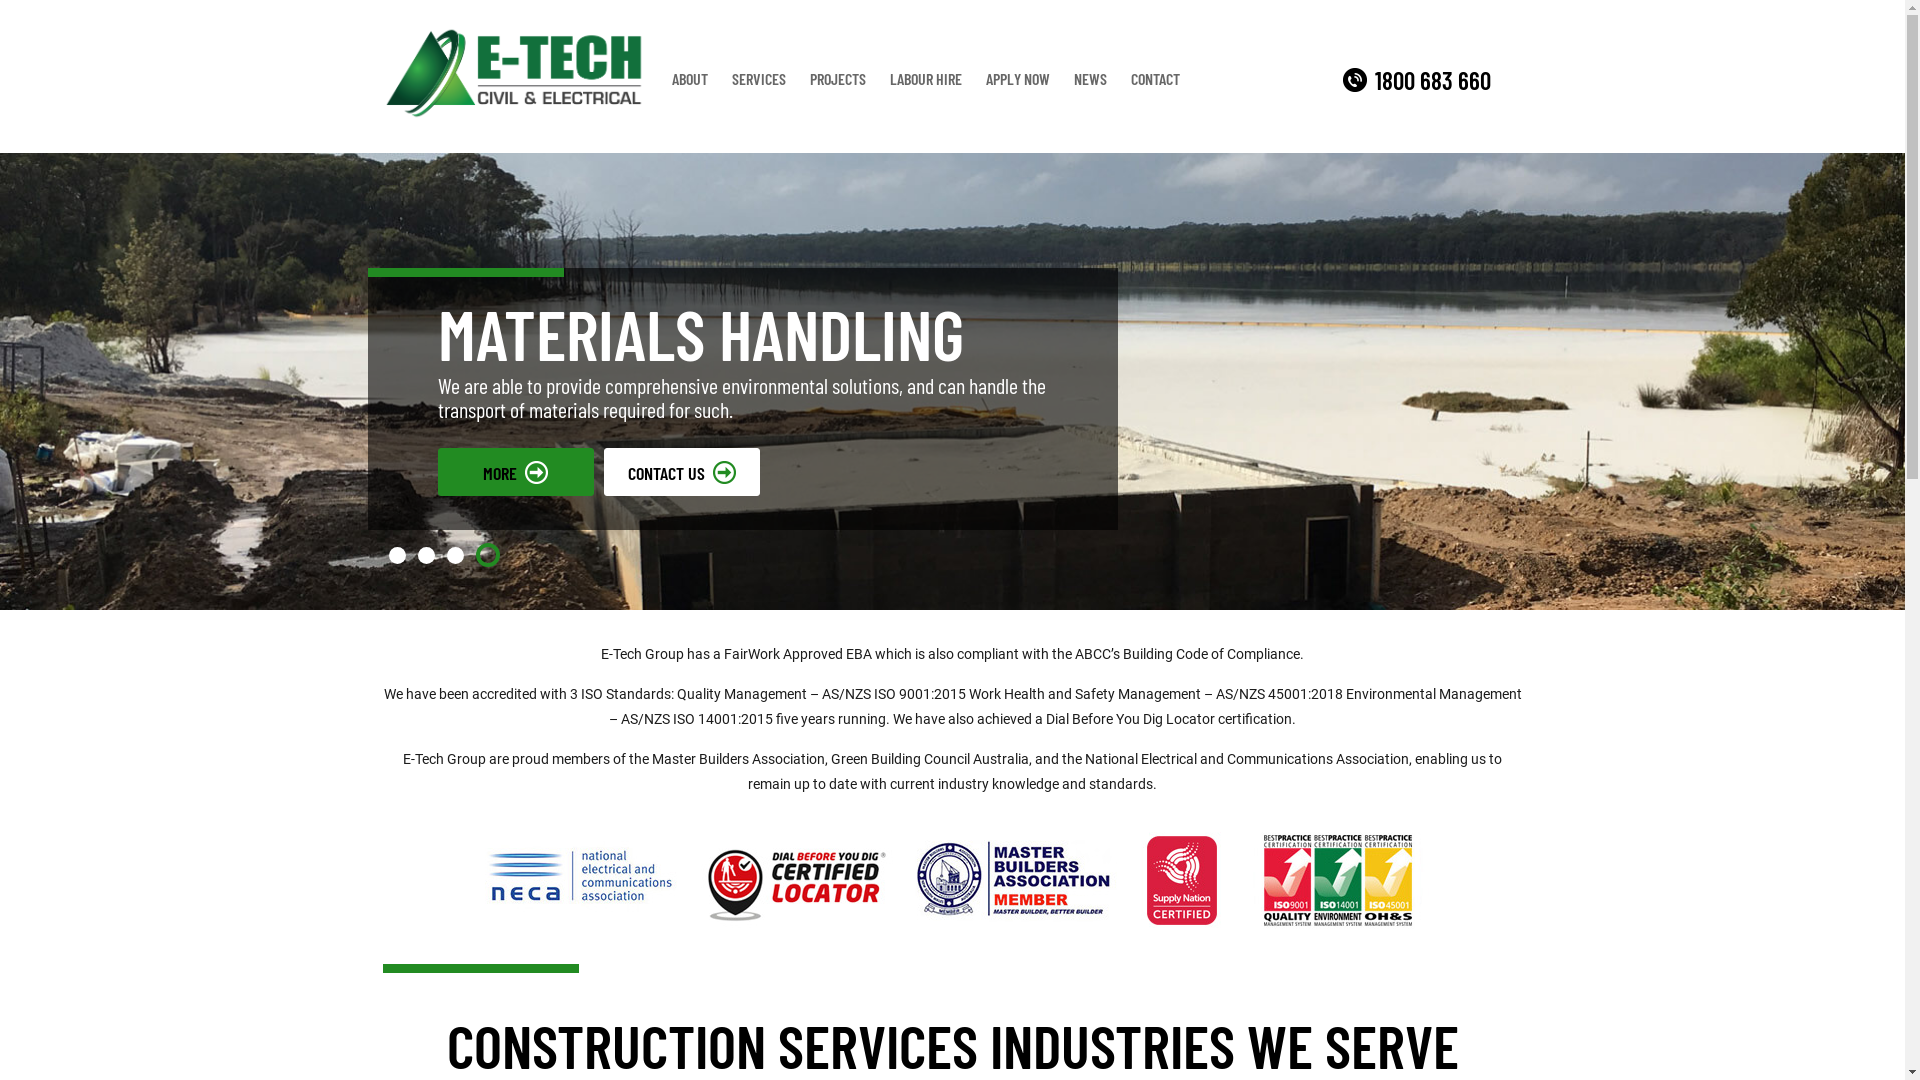 Image resolution: width=1920 pixels, height=1080 pixels. I want to click on '1800 683 660', so click(1415, 79).